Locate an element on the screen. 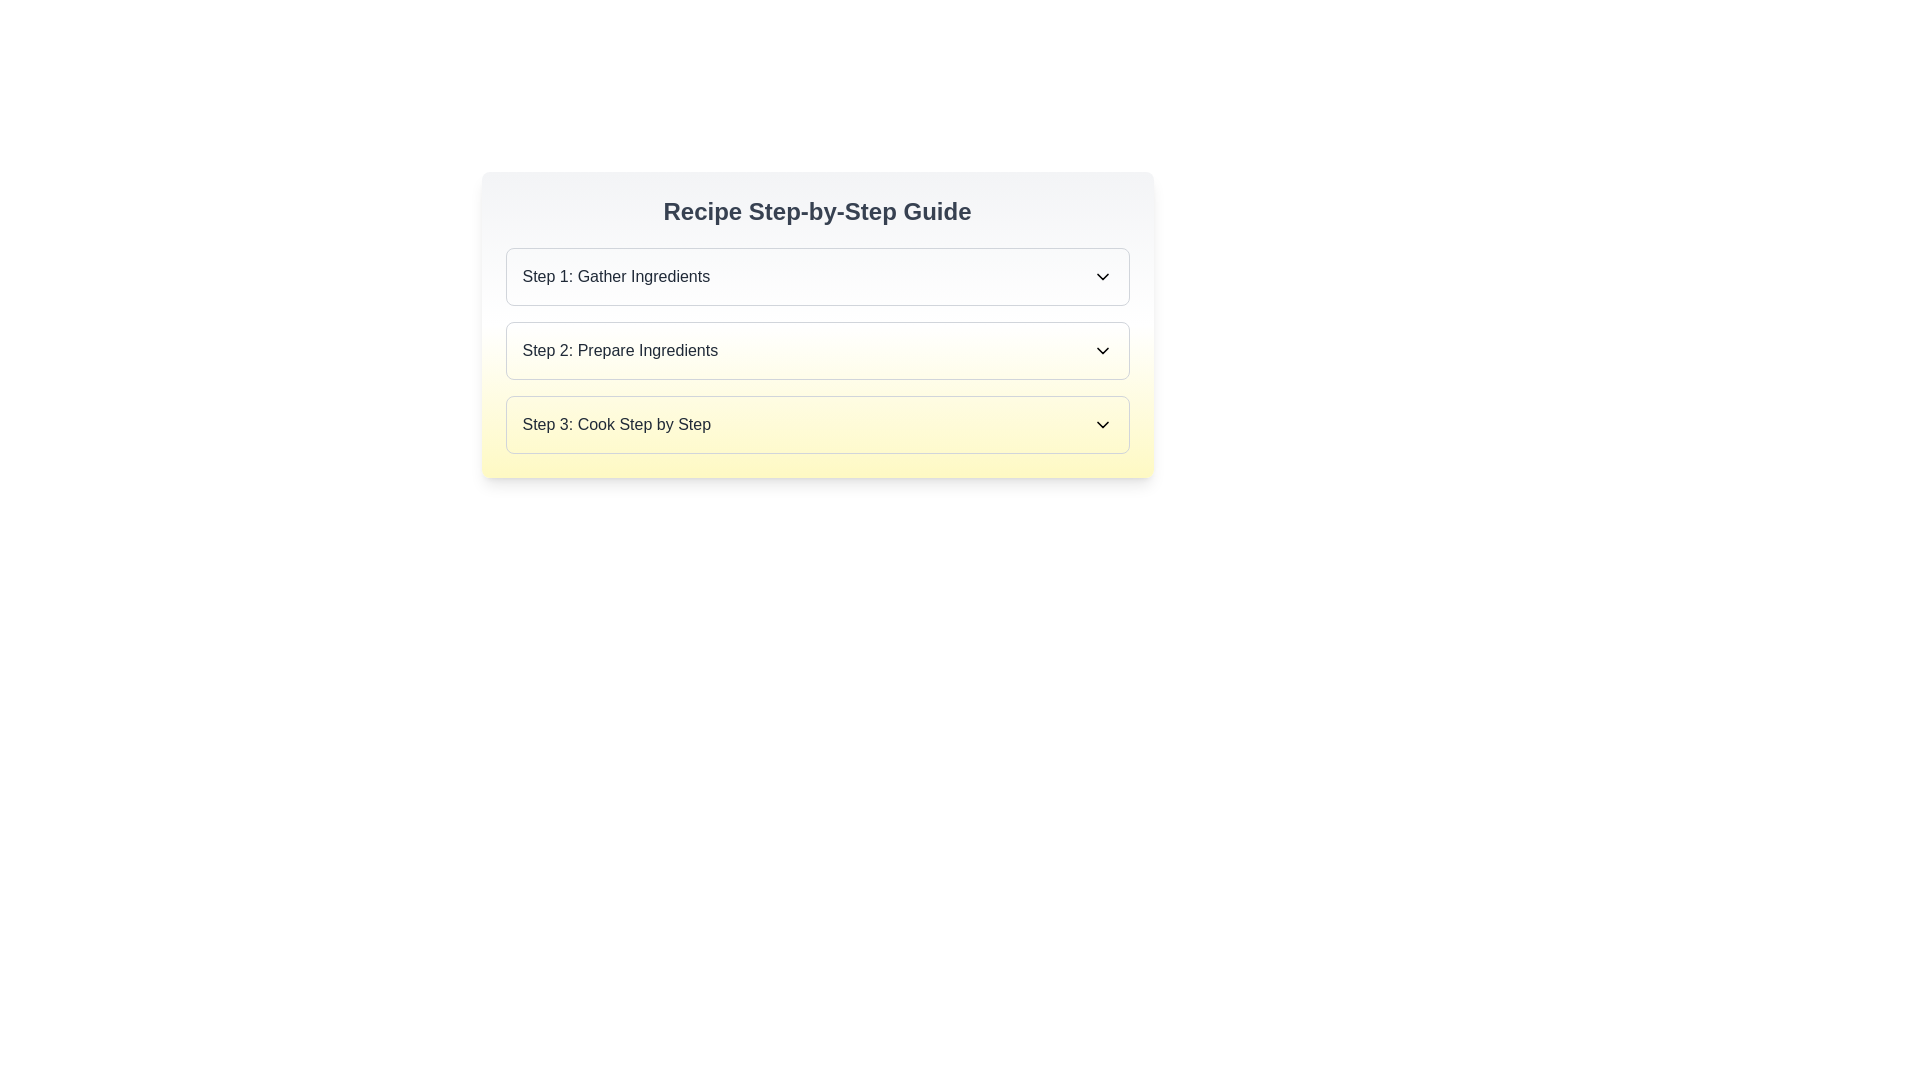 Image resolution: width=1920 pixels, height=1080 pixels. the text label header which is the third step in the 'Recipe Step-by-Step Guide', positioned to the left of a downward-facing arrow icon is located at coordinates (615, 423).